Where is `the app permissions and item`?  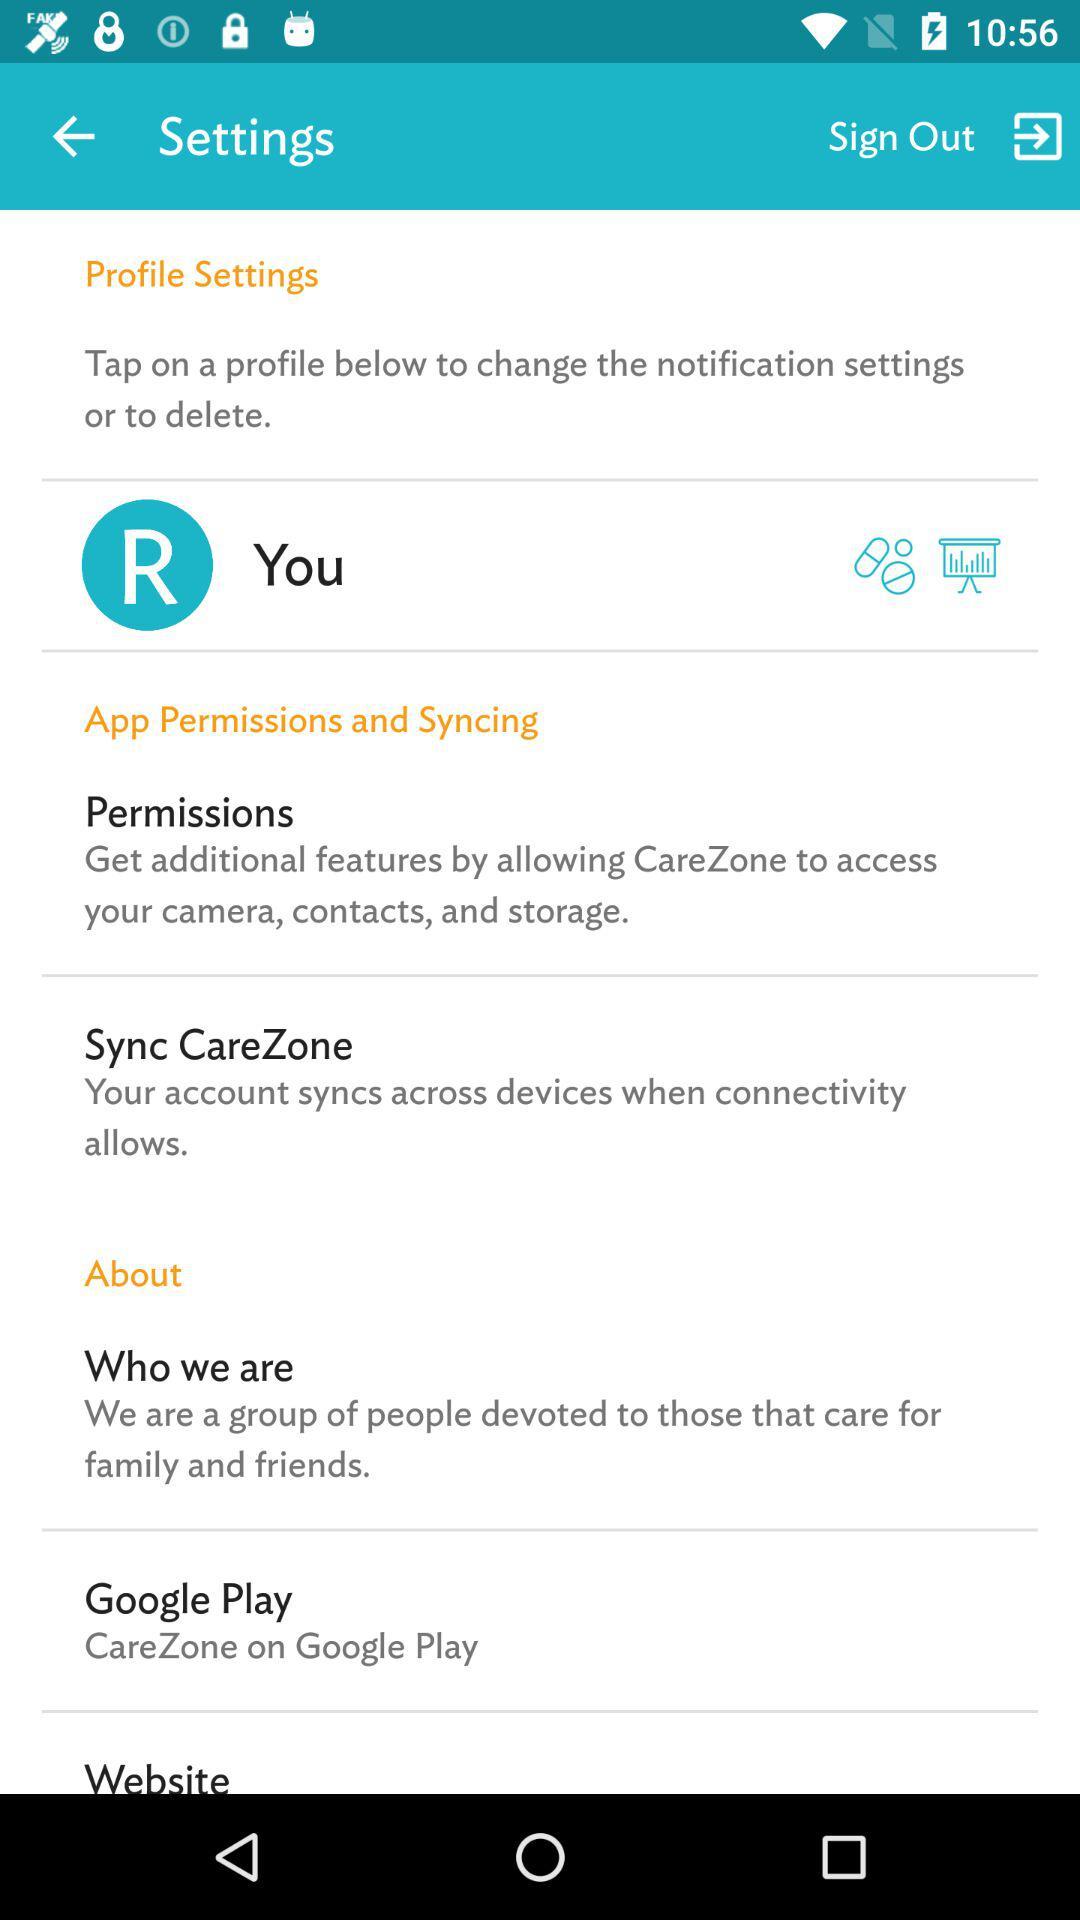
the app permissions and item is located at coordinates (540, 698).